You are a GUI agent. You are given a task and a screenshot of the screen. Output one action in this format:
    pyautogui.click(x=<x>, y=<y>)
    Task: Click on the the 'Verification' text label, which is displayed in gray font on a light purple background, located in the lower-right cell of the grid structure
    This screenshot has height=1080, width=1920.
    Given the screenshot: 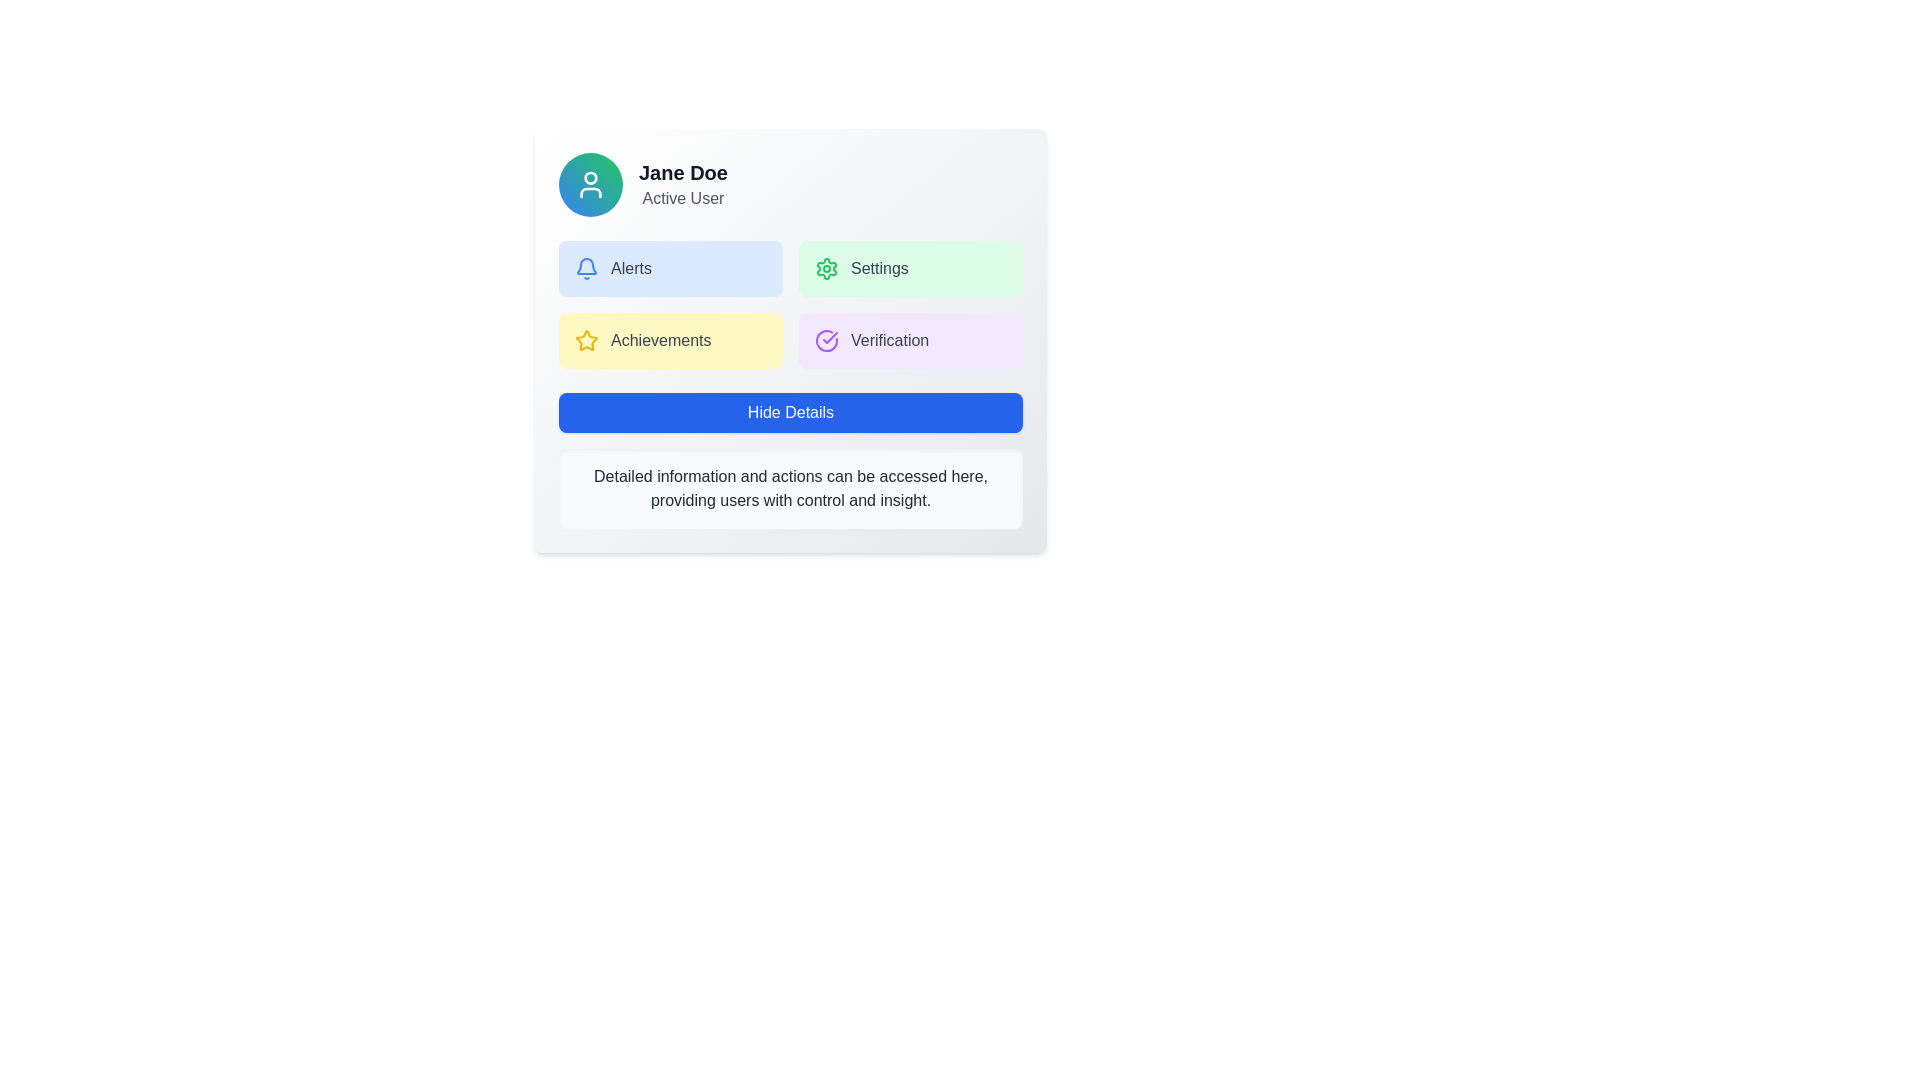 What is the action you would take?
    pyautogui.click(x=889, y=339)
    